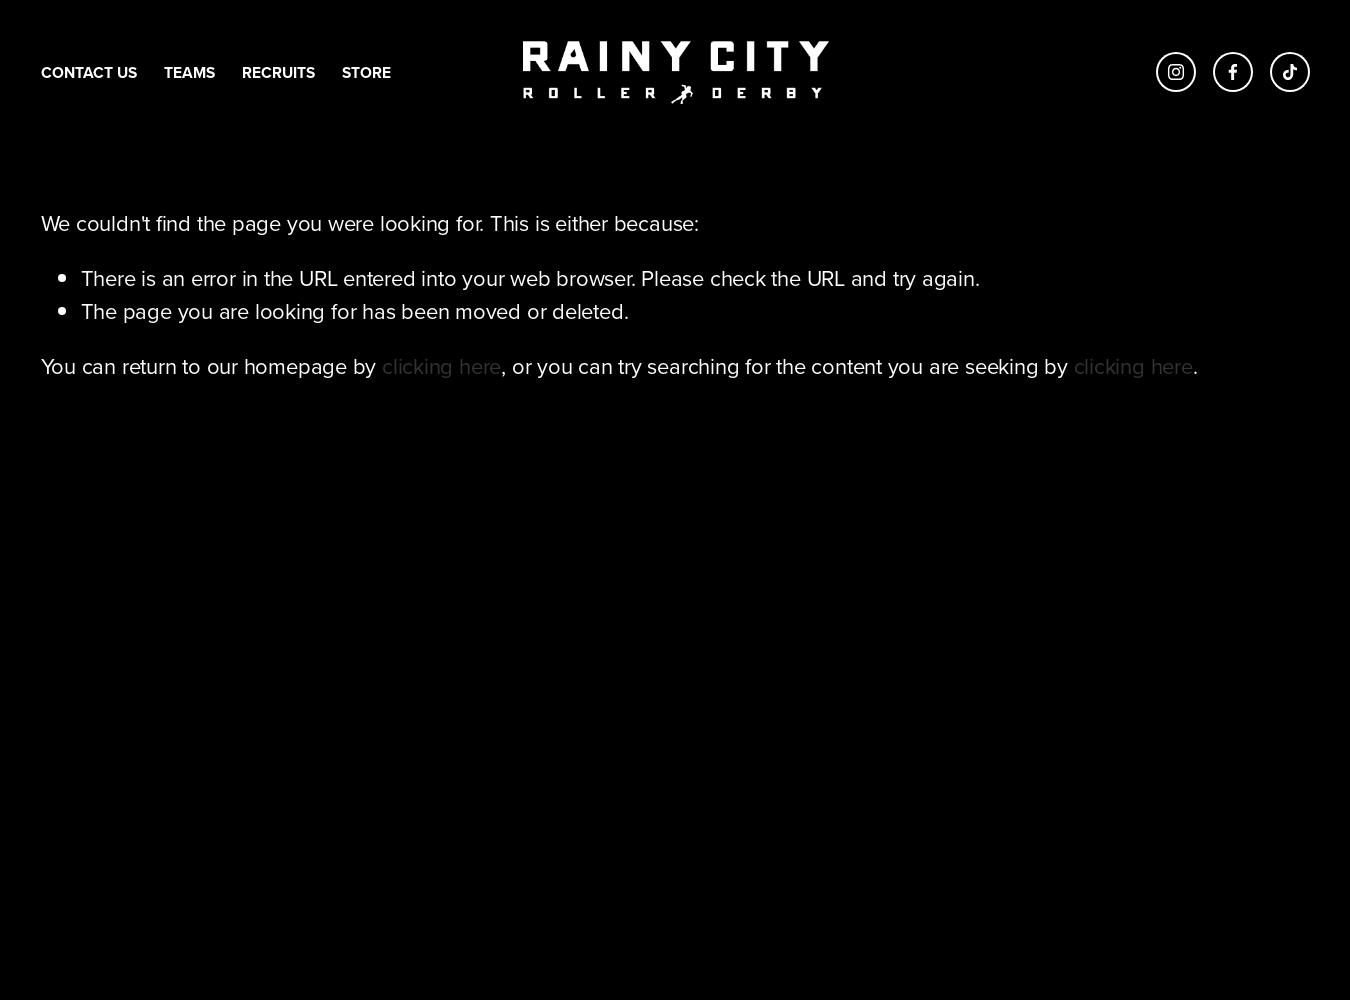  What do you see at coordinates (276, 70) in the screenshot?
I see `'RECRUITS'` at bounding box center [276, 70].